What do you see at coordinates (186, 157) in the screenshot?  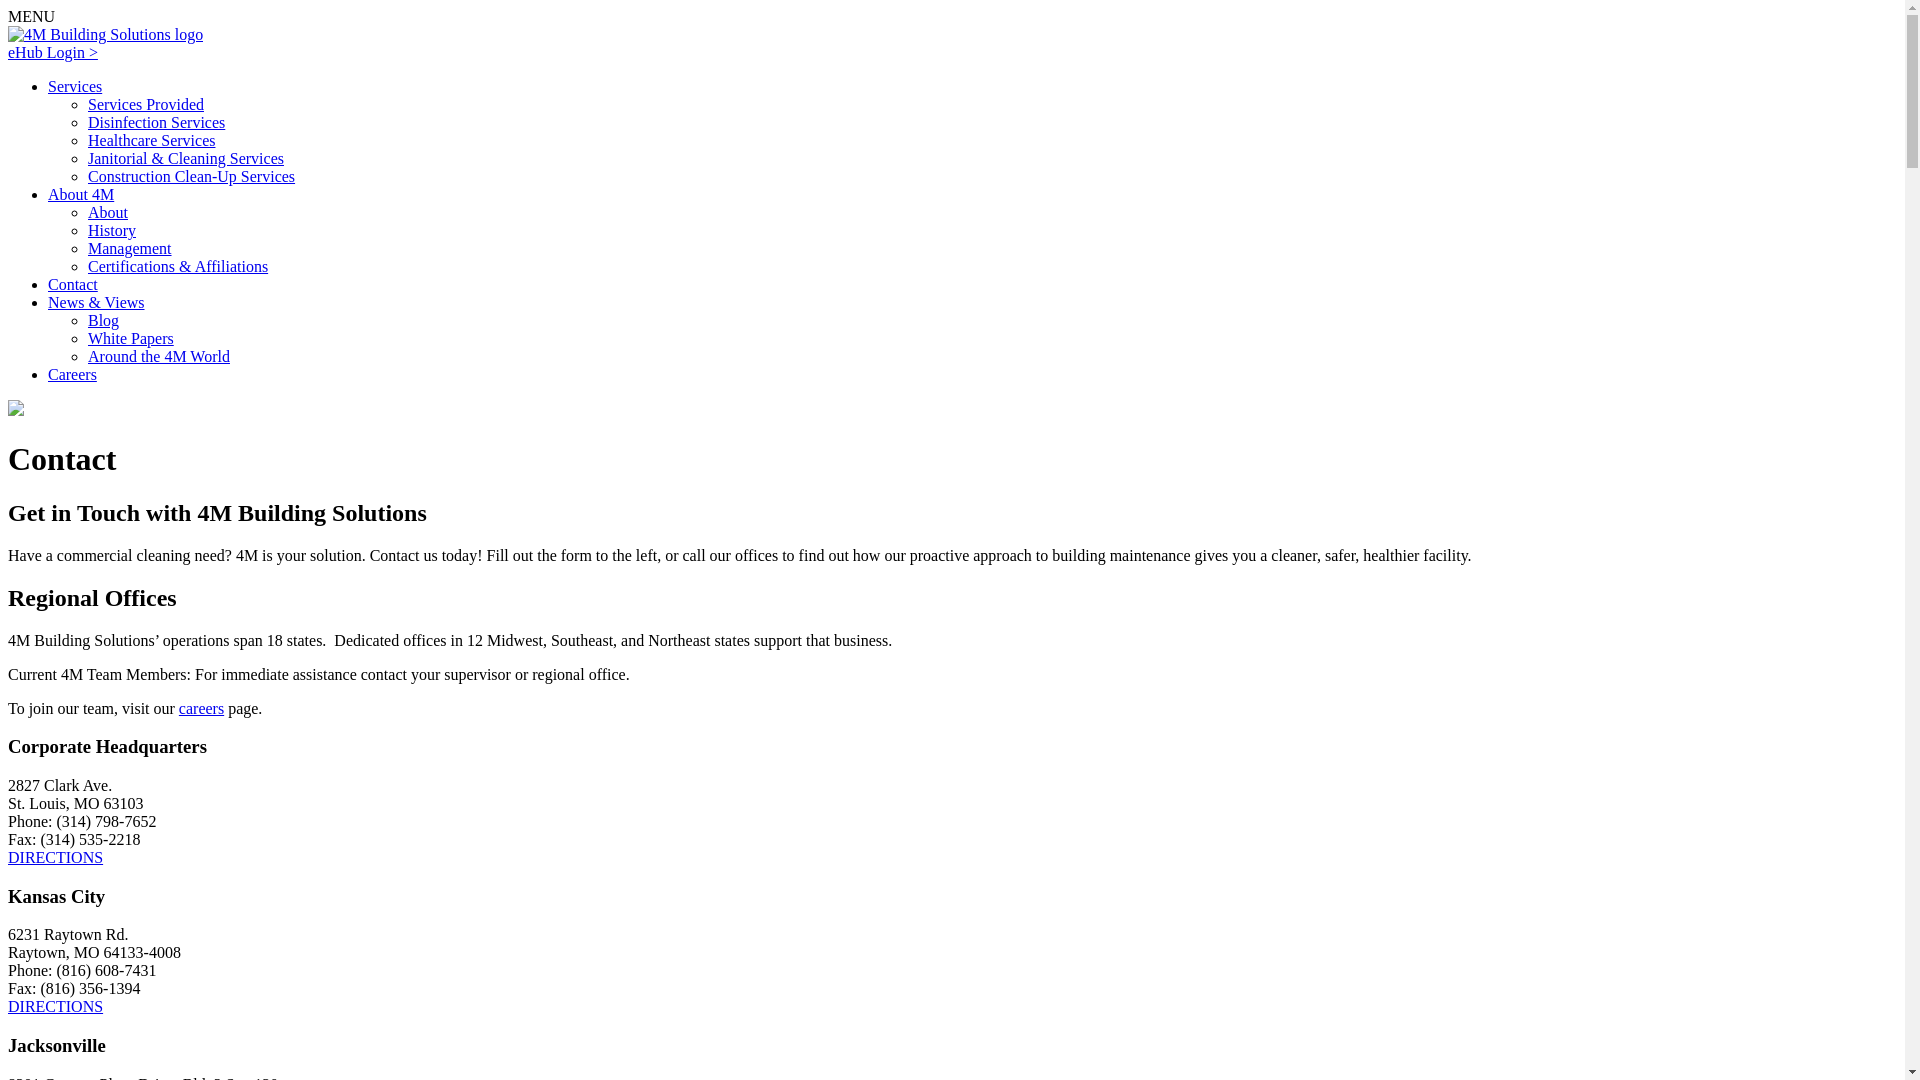 I see `'Janitorial & Cleaning Services'` at bounding box center [186, 157].